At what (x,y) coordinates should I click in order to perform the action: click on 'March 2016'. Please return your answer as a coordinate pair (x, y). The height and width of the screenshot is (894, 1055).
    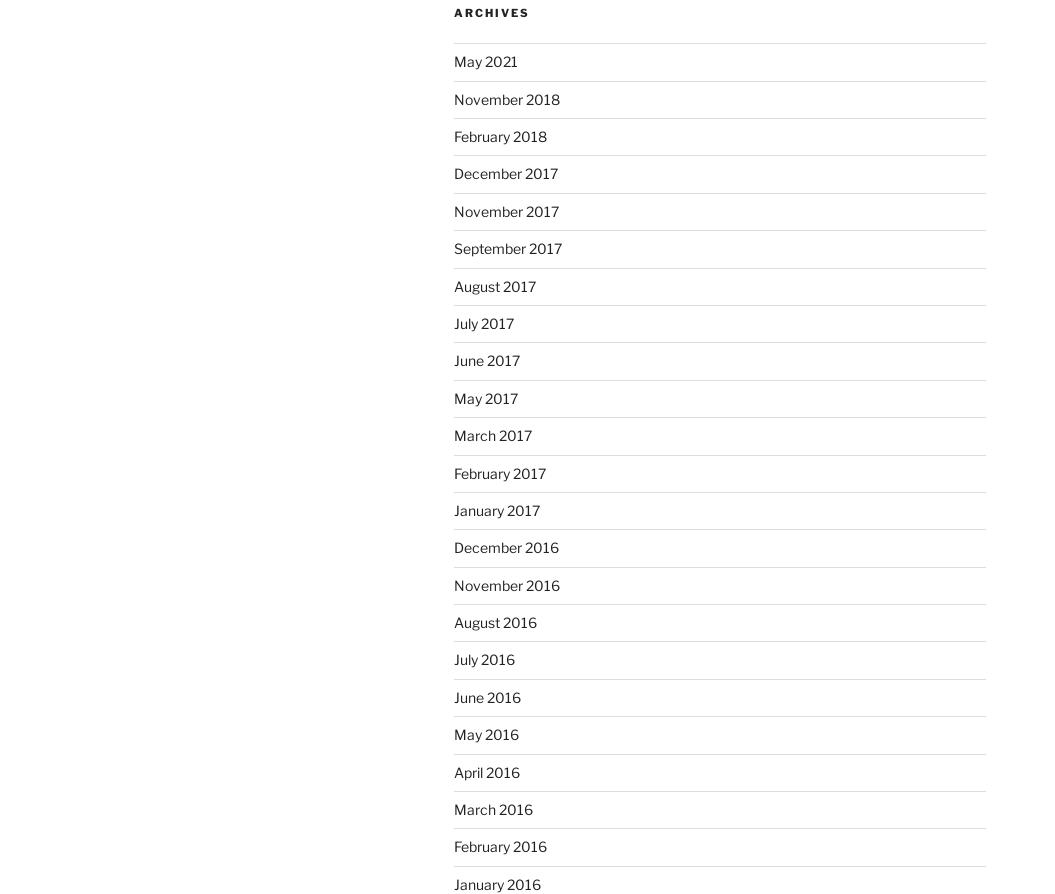
    Looking at the image, I should click on (452, 808).